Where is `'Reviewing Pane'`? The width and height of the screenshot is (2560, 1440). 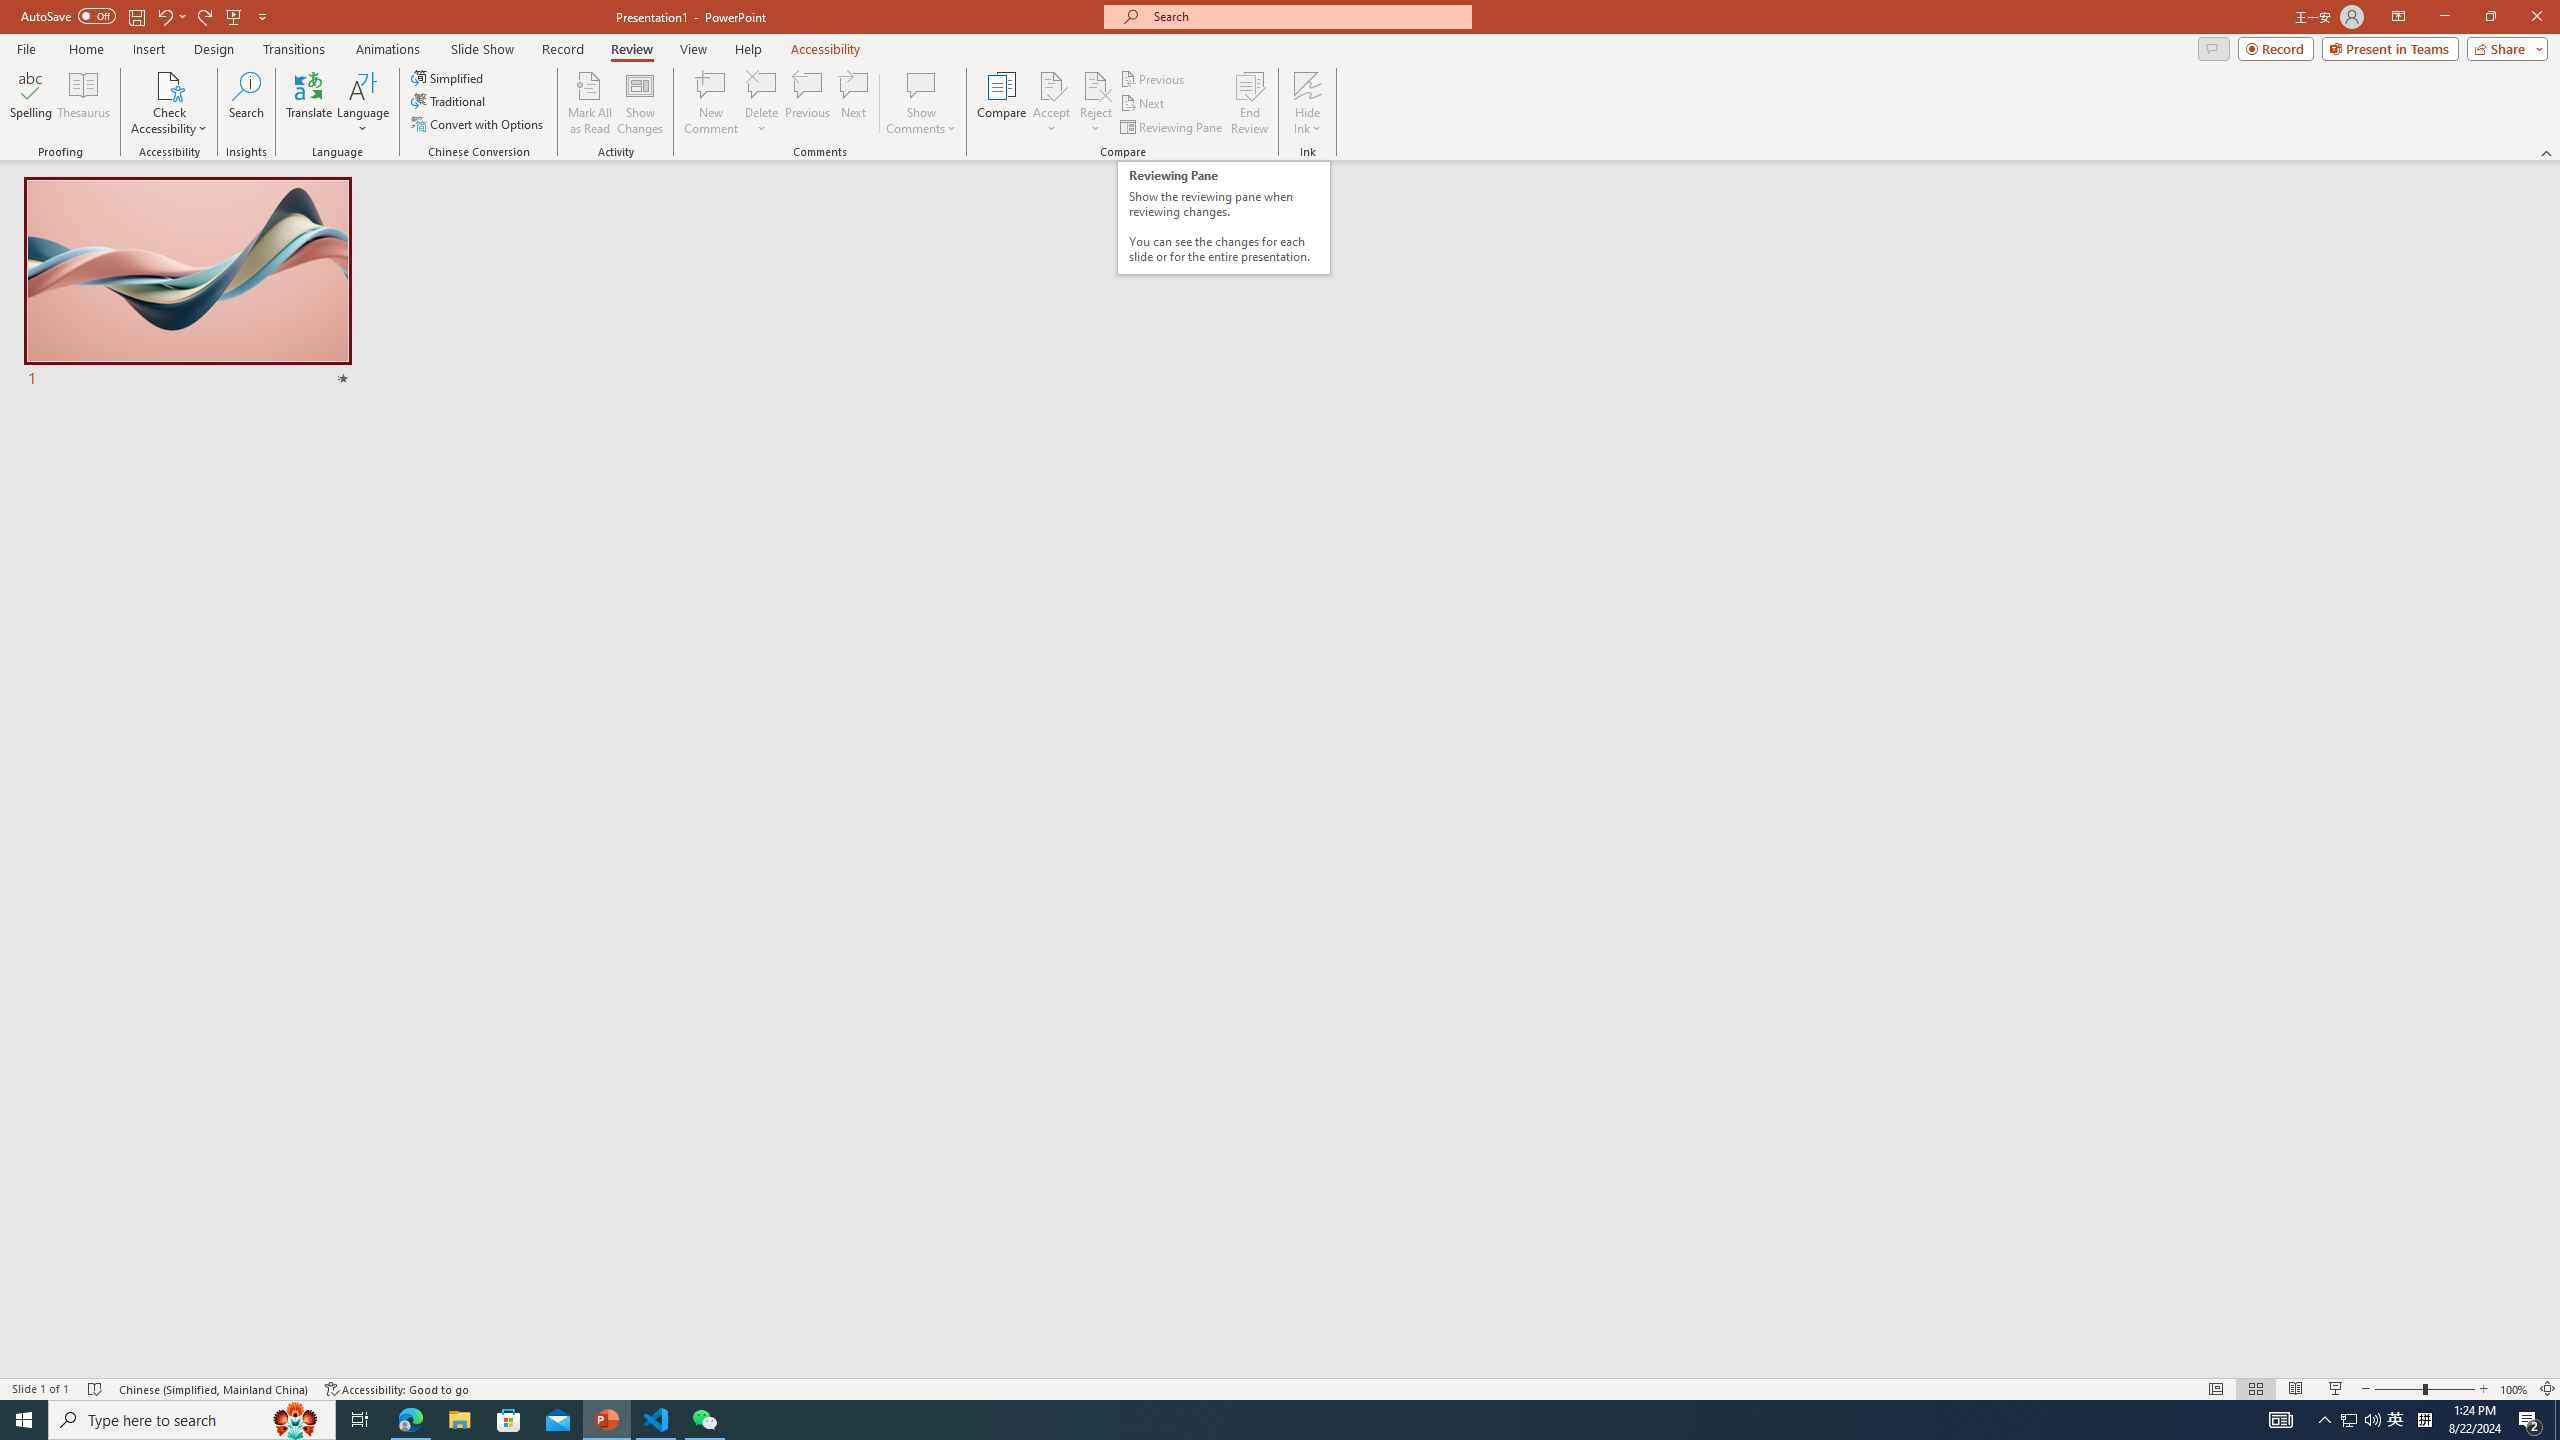 'Reviewing Pane' is located at coordinates (1171, 127).